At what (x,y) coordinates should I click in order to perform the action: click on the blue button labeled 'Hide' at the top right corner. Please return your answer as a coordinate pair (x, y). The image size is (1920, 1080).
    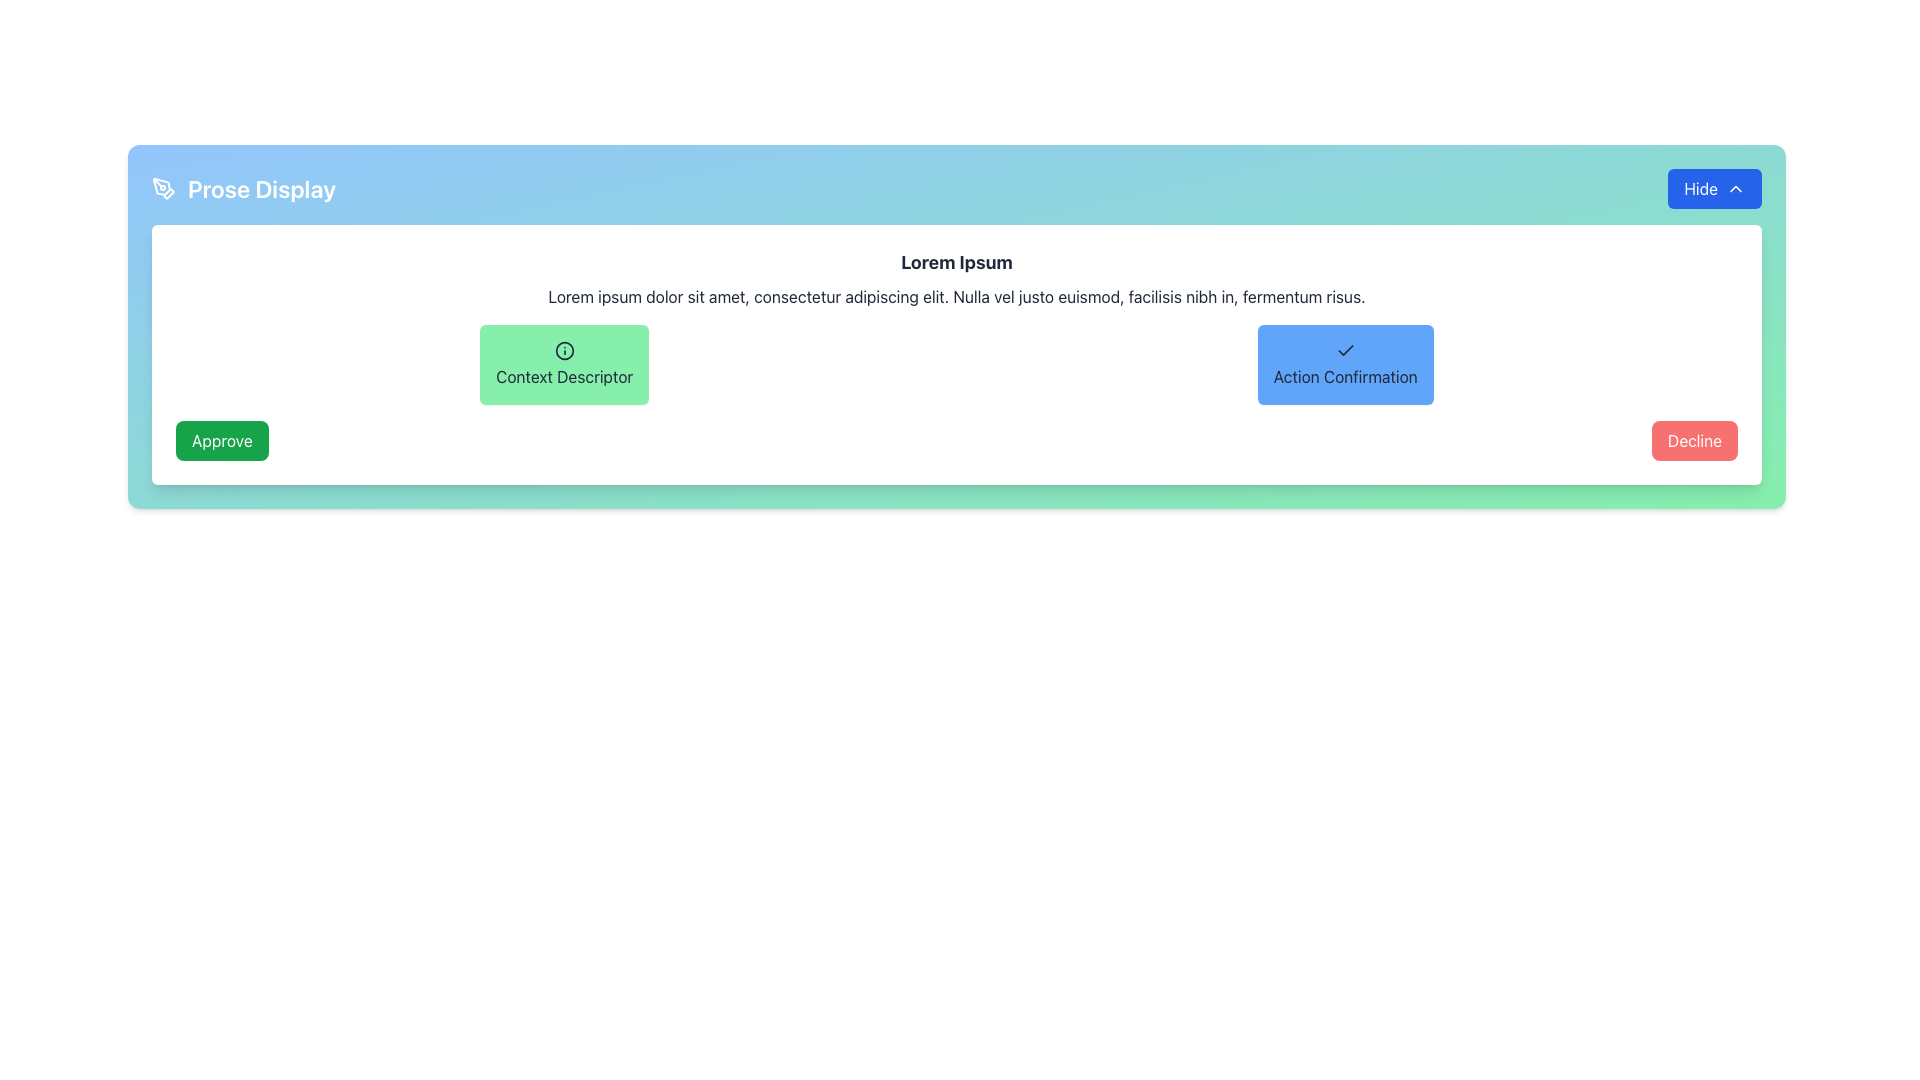
    Looking at the image, I should click on (1700, 189).